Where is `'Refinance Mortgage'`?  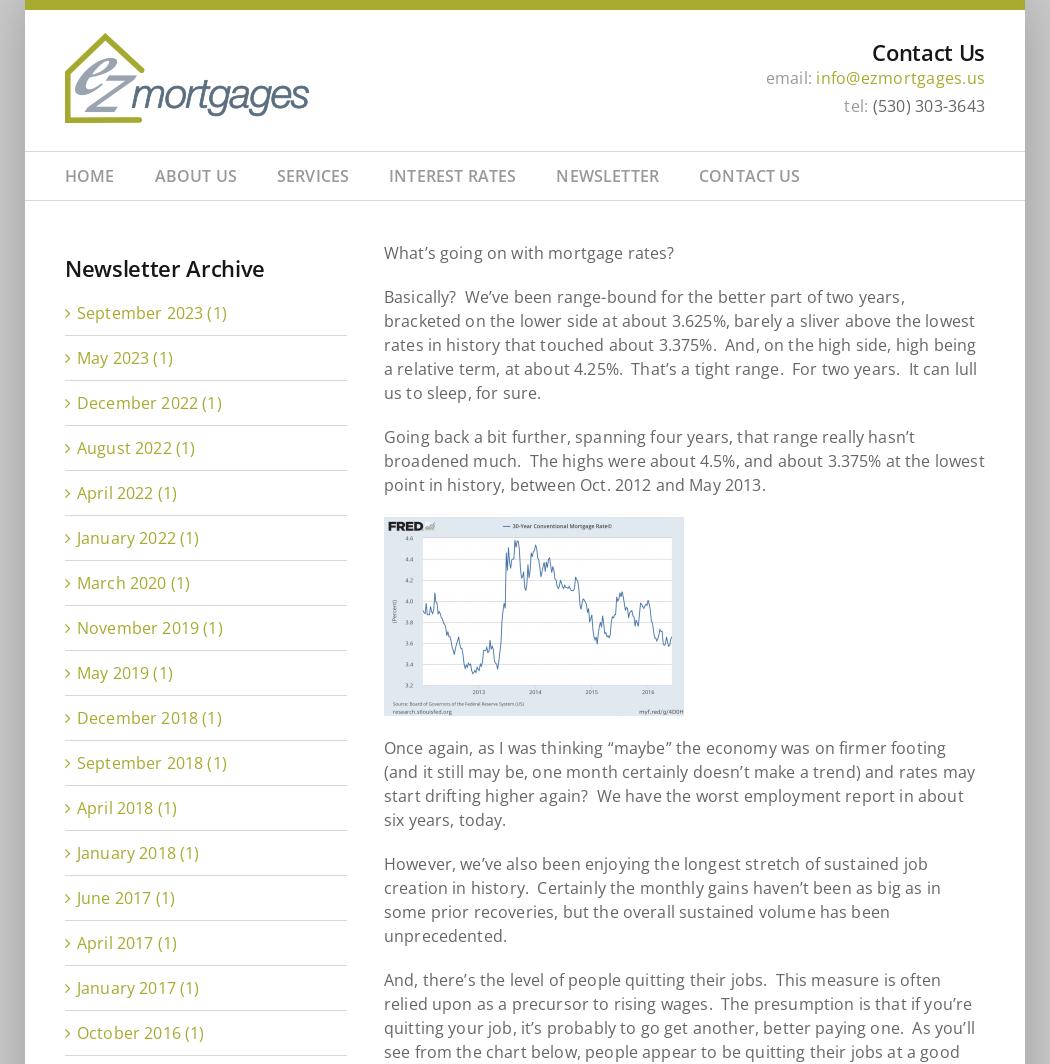 'Refinance Mortgage' is located at coordinates (294, 361).